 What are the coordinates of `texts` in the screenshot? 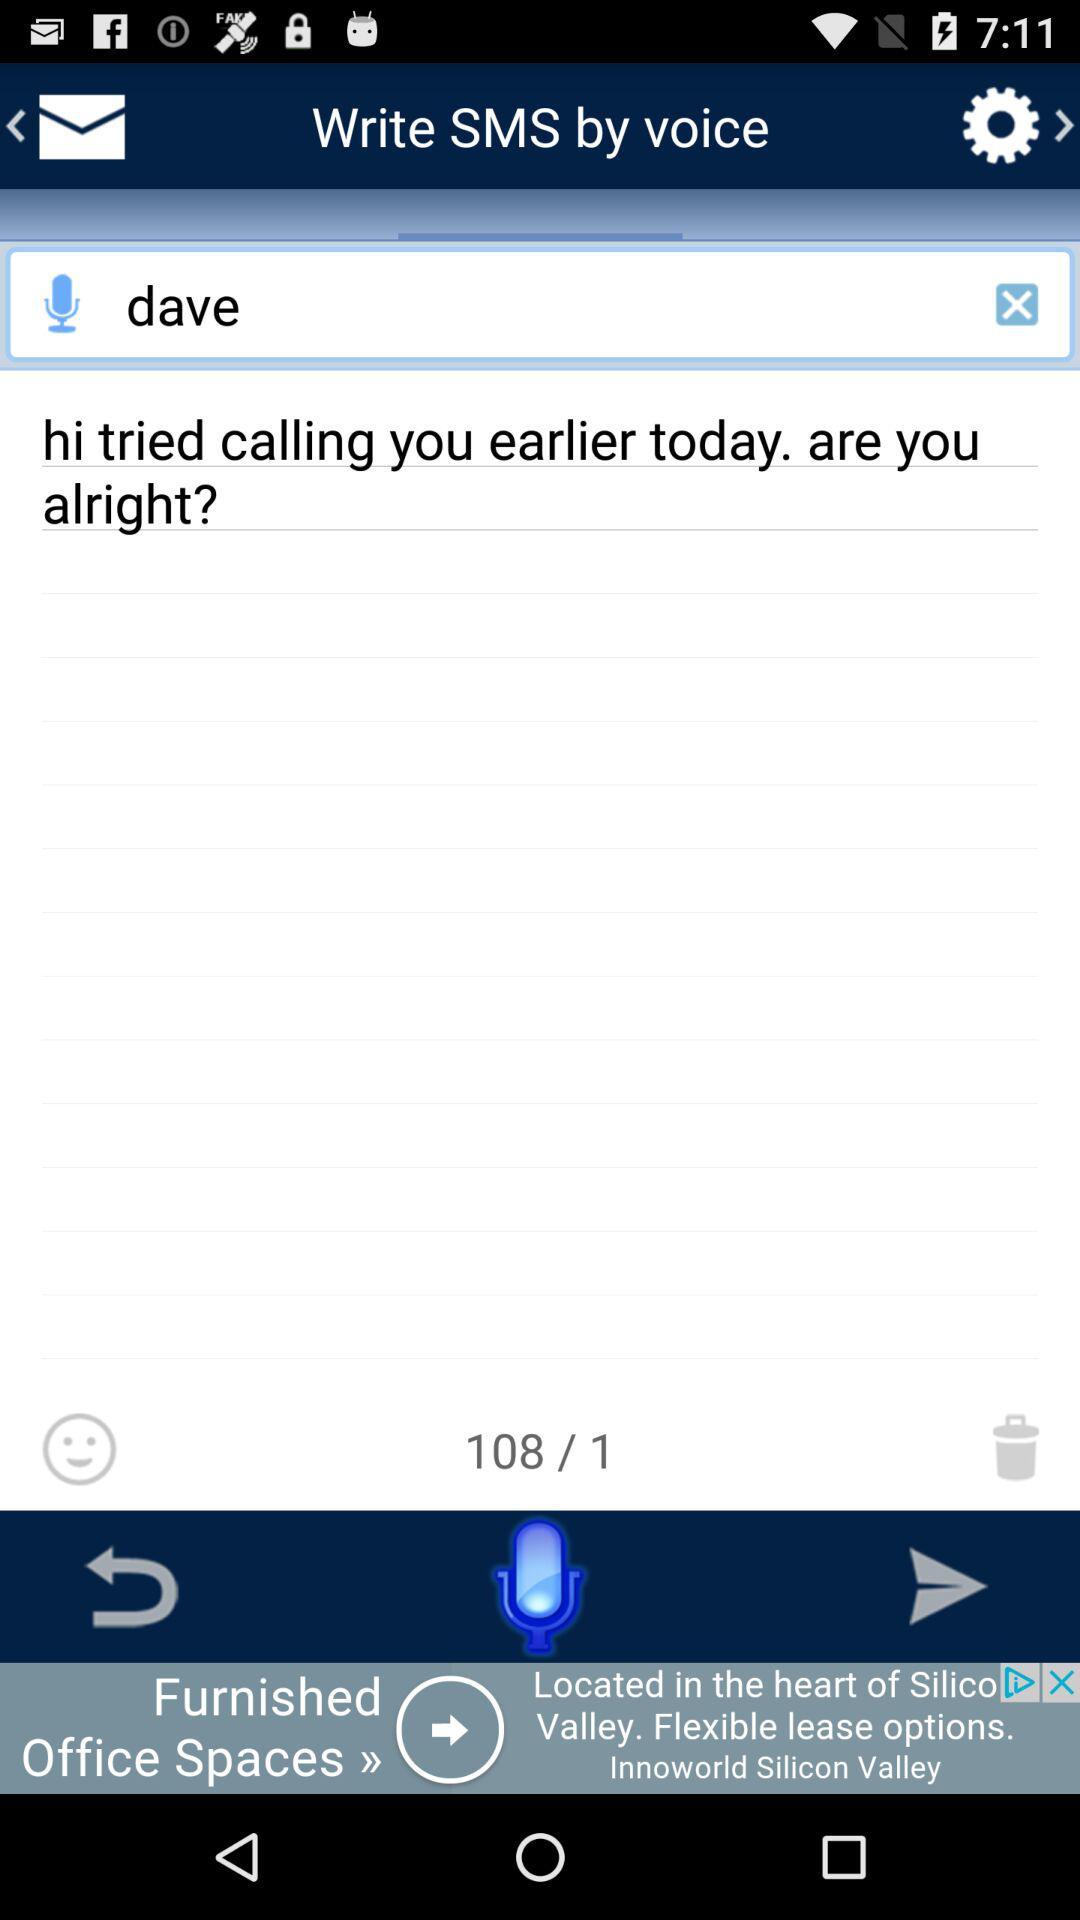 It's located at (77, 124).